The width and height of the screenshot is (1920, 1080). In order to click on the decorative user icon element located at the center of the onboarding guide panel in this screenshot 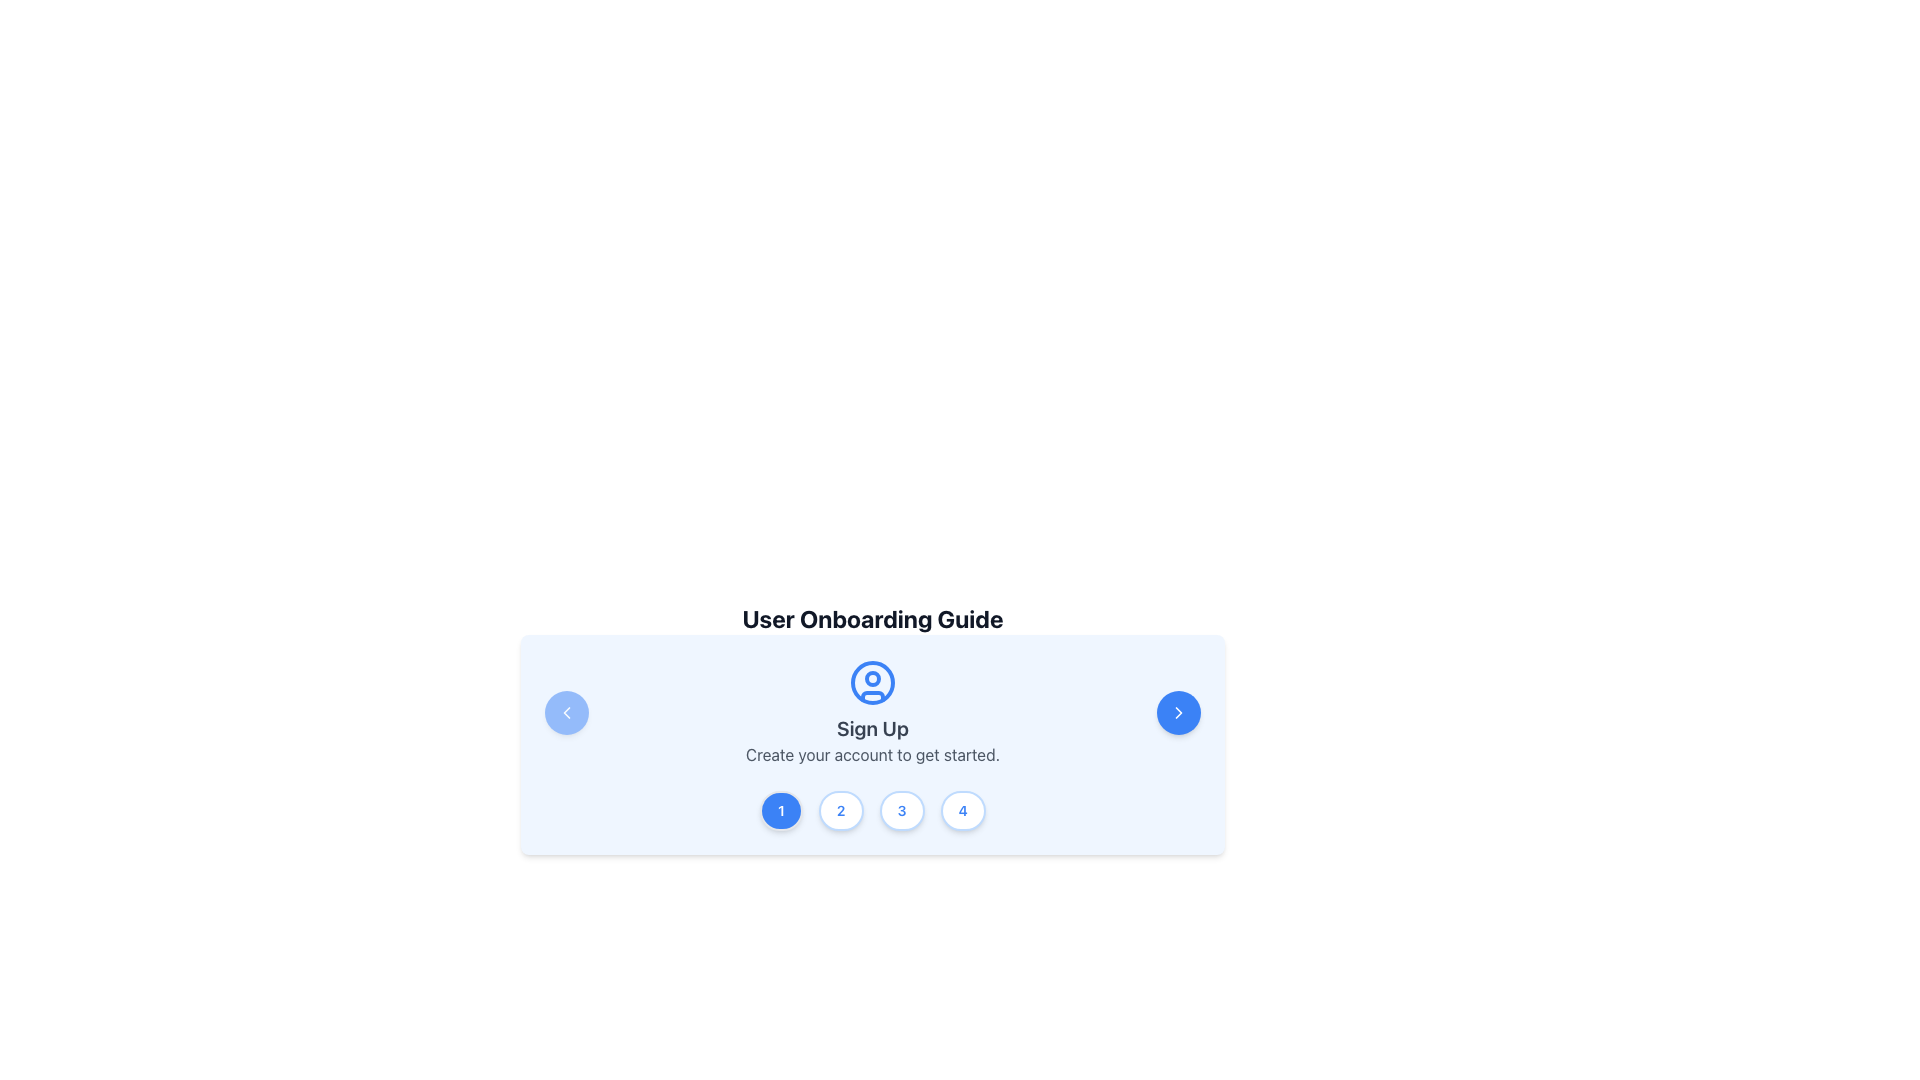, I will do `click(873, 694)`.